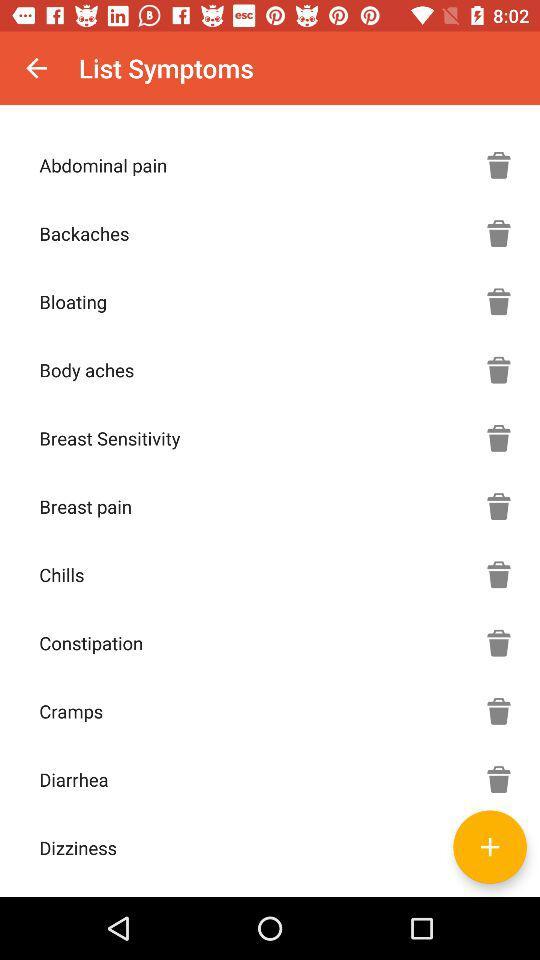 The image size is (540, 960). Describe the element at coordinates (498, 301) in the screenshot. I see `mark that you 're not experiencing bloating` at that location.